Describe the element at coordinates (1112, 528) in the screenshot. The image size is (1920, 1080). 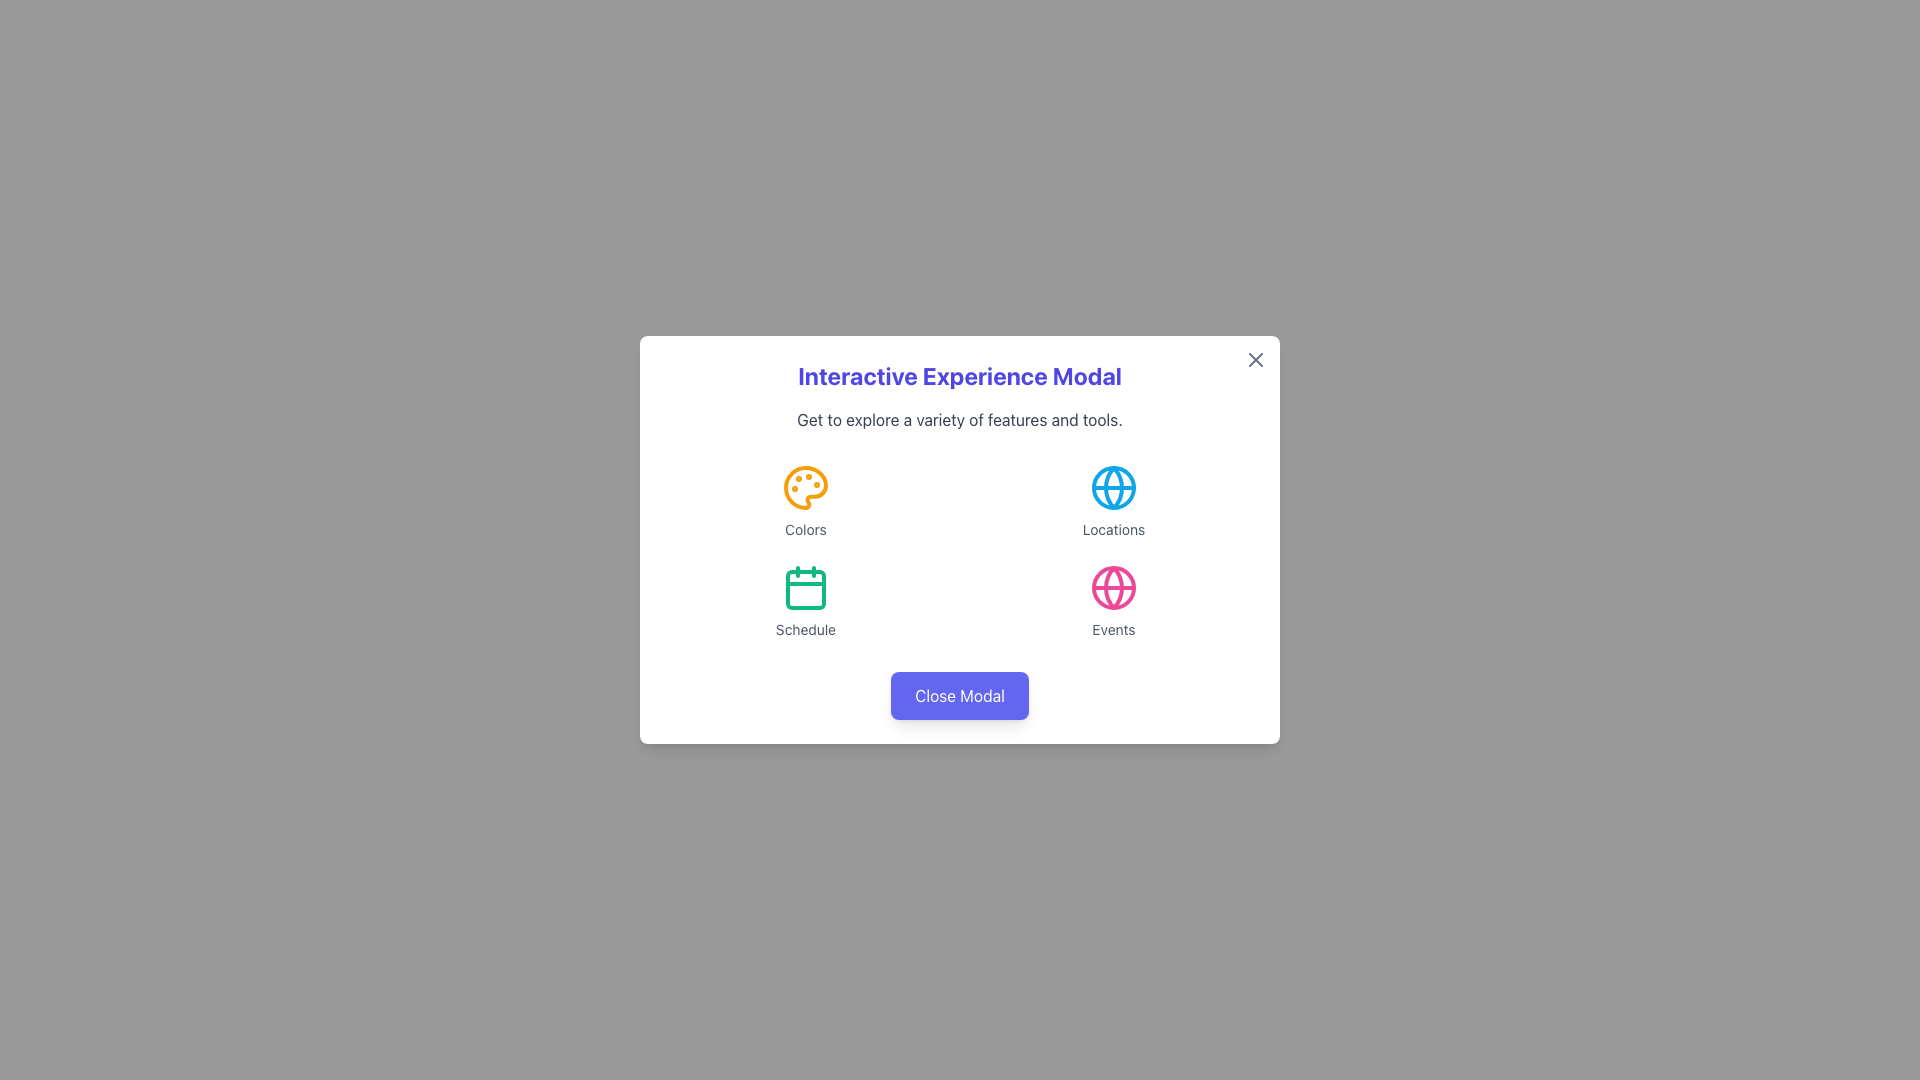
I see `the text label located directly below the blue globe icon in the top-right quadrant of the modal interface, which provides contextual information for the globe icon` at that location.